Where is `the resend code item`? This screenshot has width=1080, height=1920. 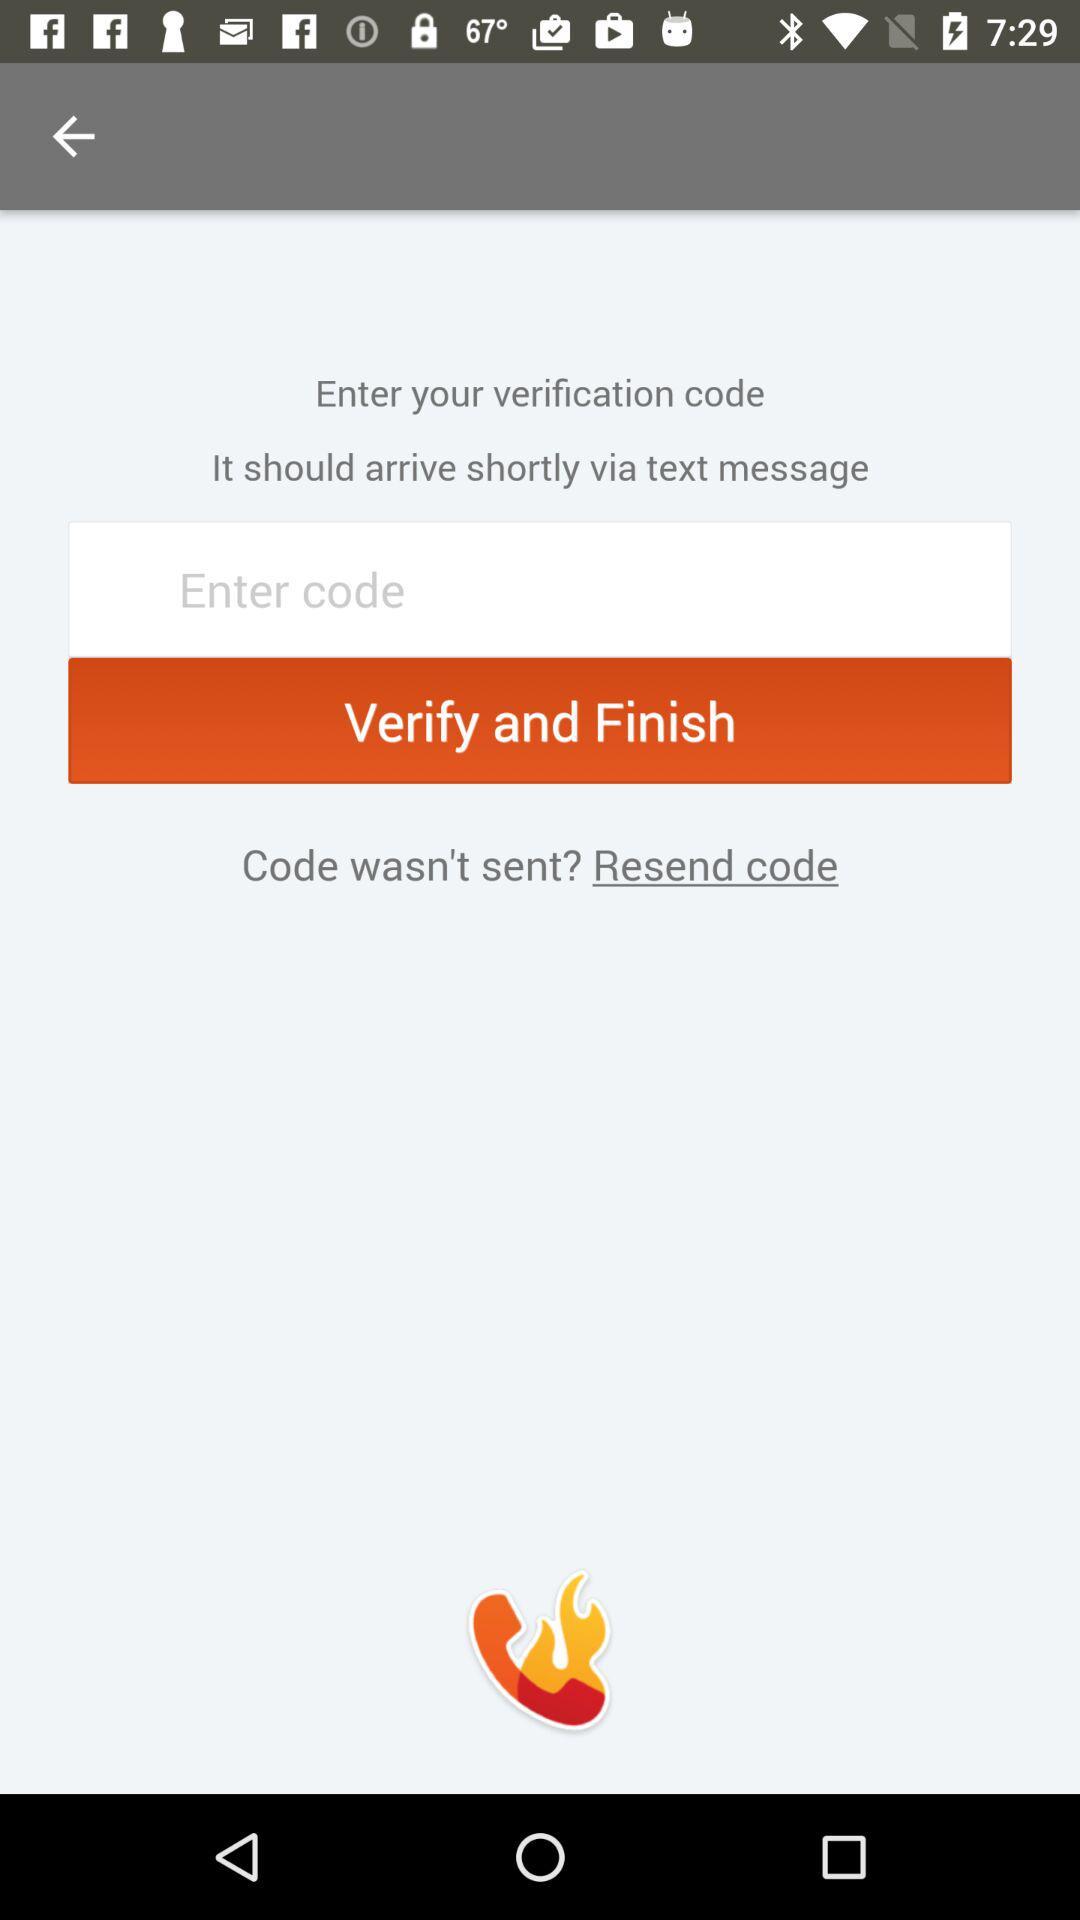
the resend code item is located at coordinates (709, 864).